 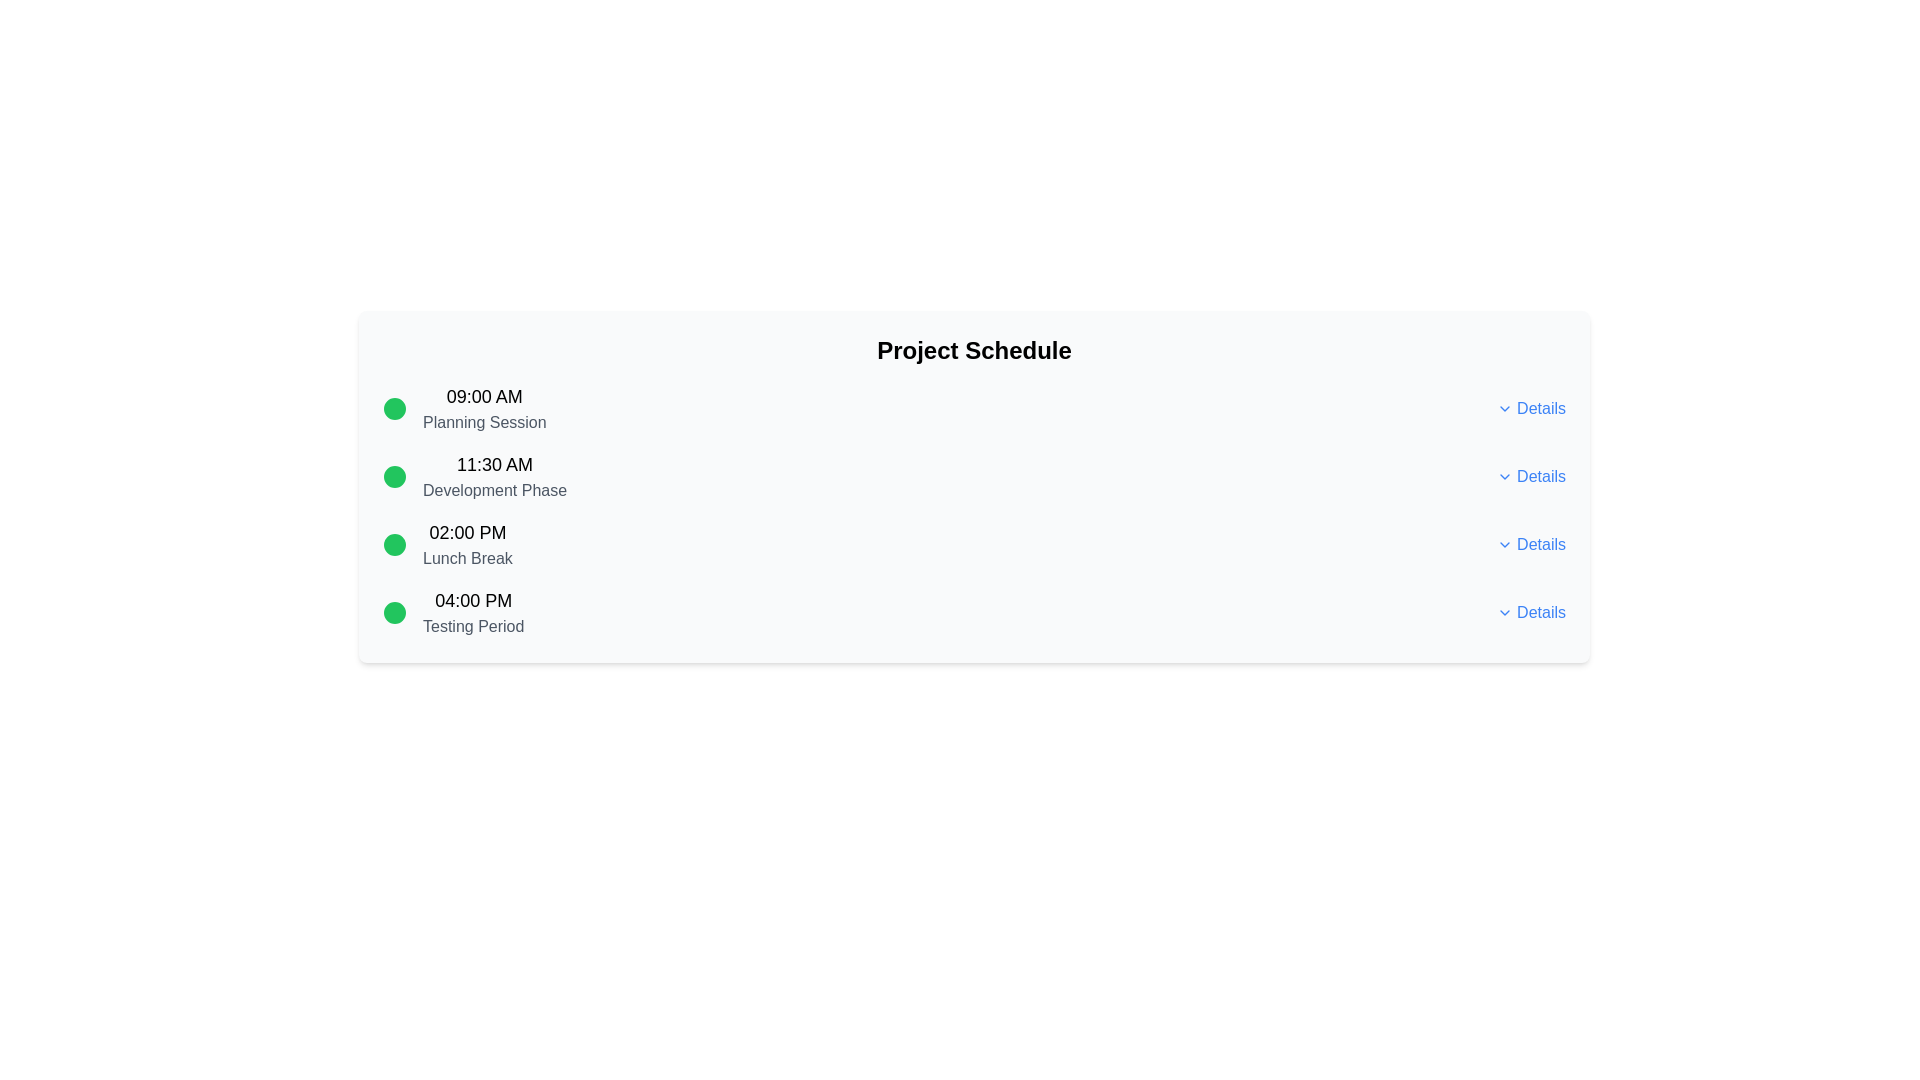 What do you see at coordinates (484, 397) in the screenshot?
I see `the text label displaying '09:00 AM'` at bounding box center [484, 397].